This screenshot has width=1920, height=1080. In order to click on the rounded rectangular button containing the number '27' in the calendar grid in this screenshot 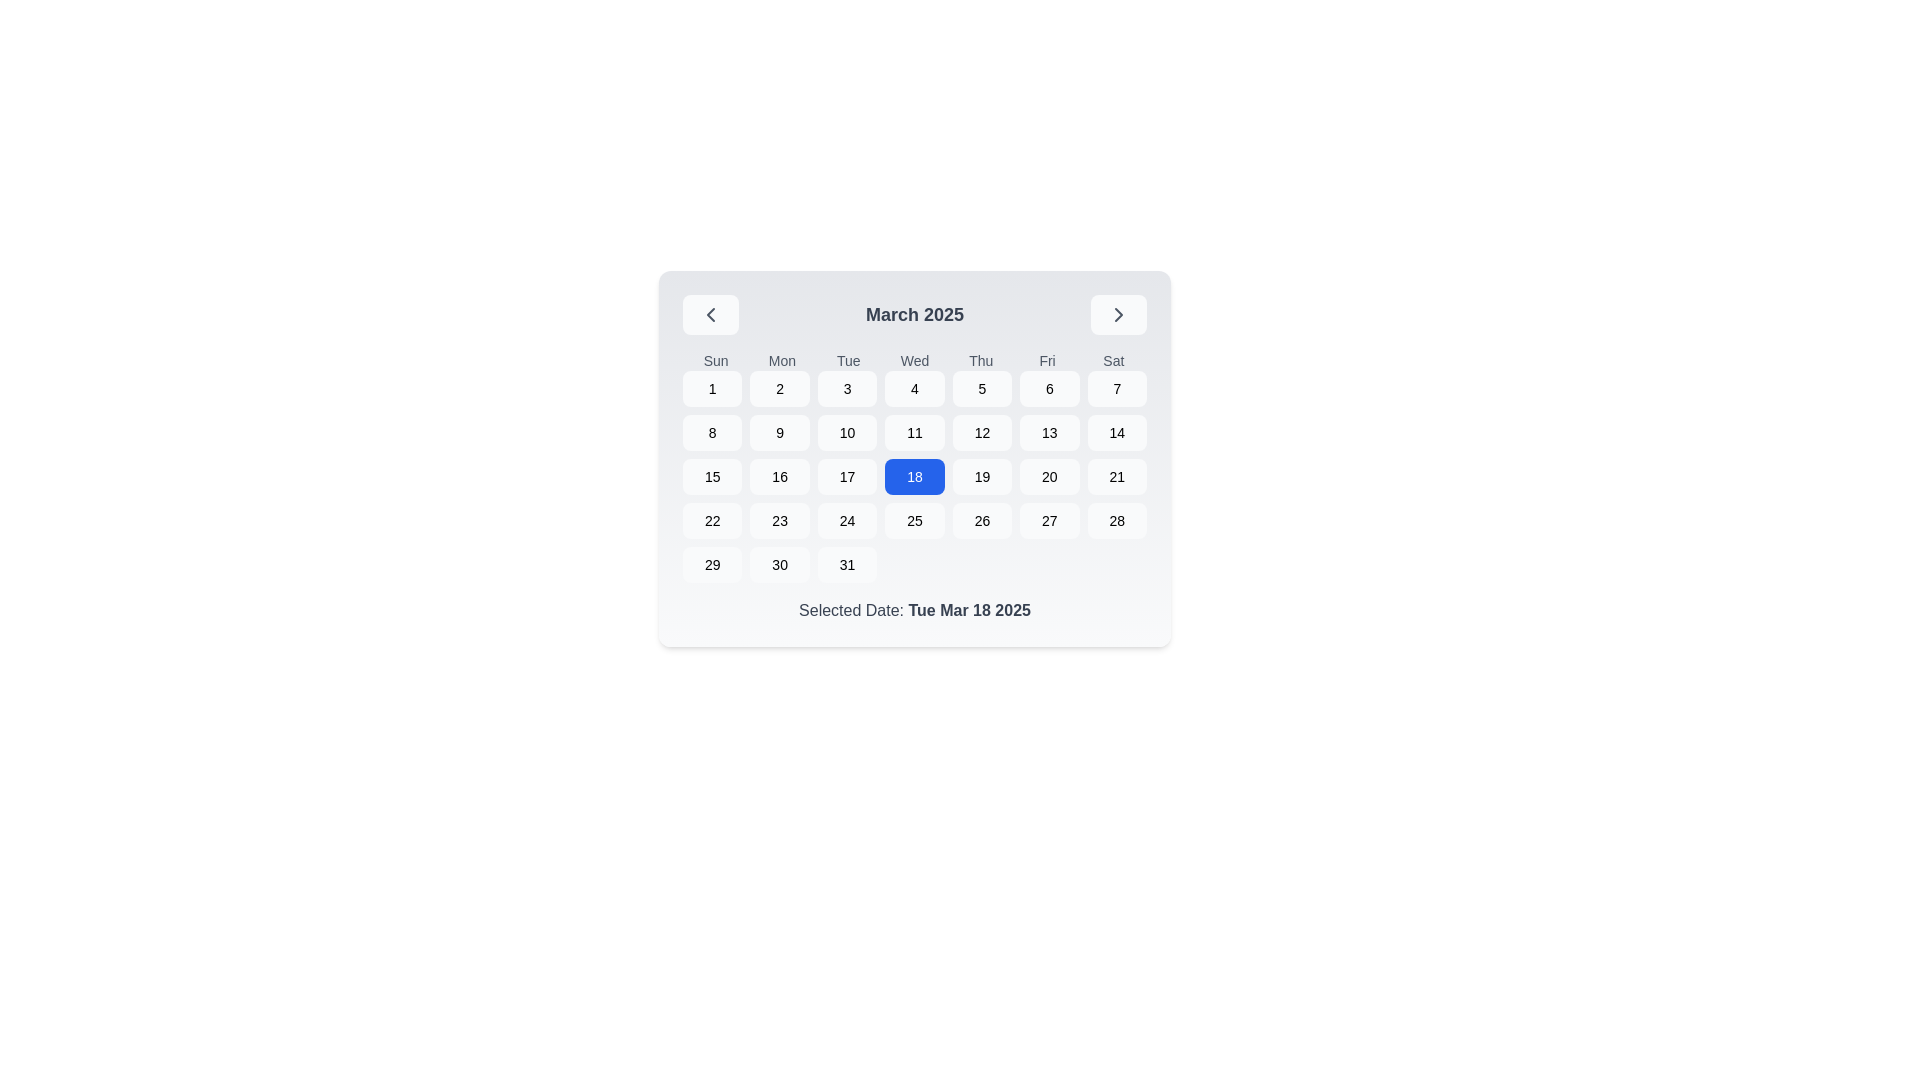, I will do `click(1048, 519)`.